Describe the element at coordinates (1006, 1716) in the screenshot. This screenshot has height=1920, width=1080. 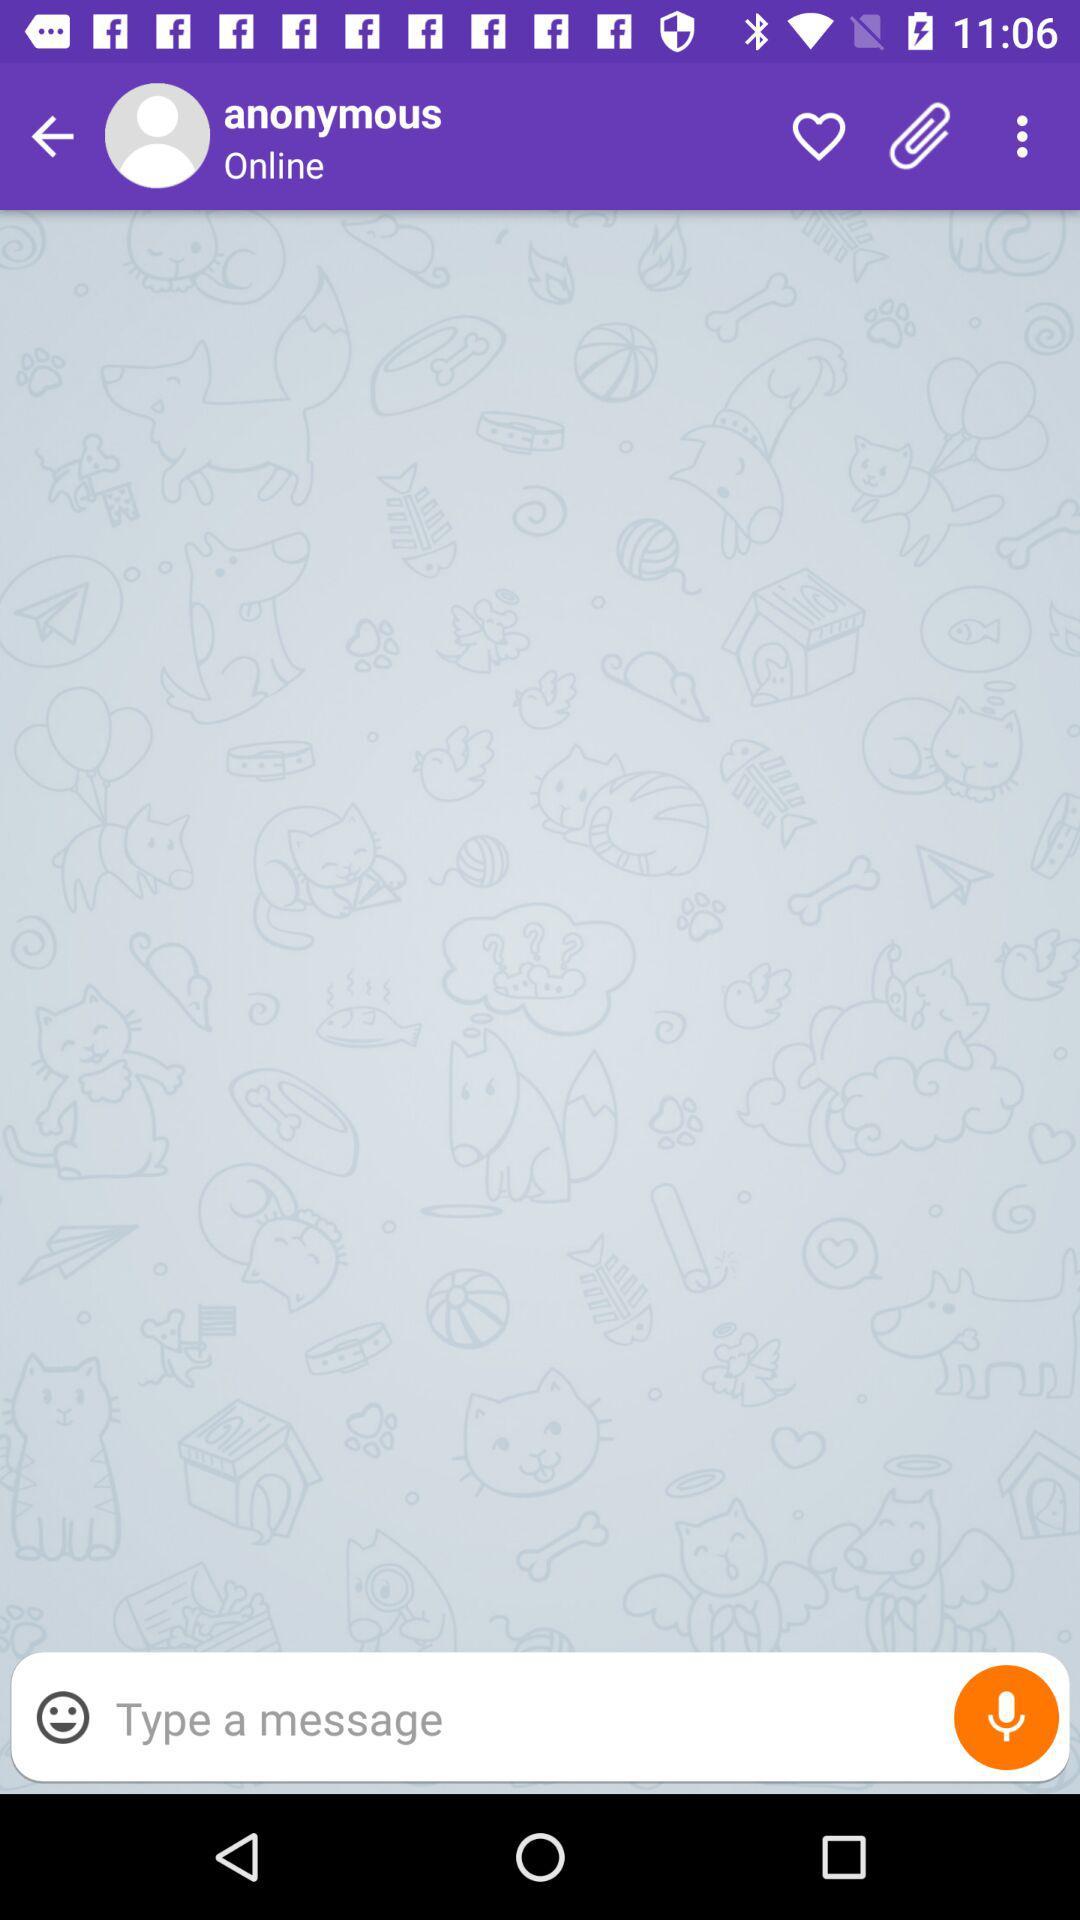
I see `speak a new message` at that location.